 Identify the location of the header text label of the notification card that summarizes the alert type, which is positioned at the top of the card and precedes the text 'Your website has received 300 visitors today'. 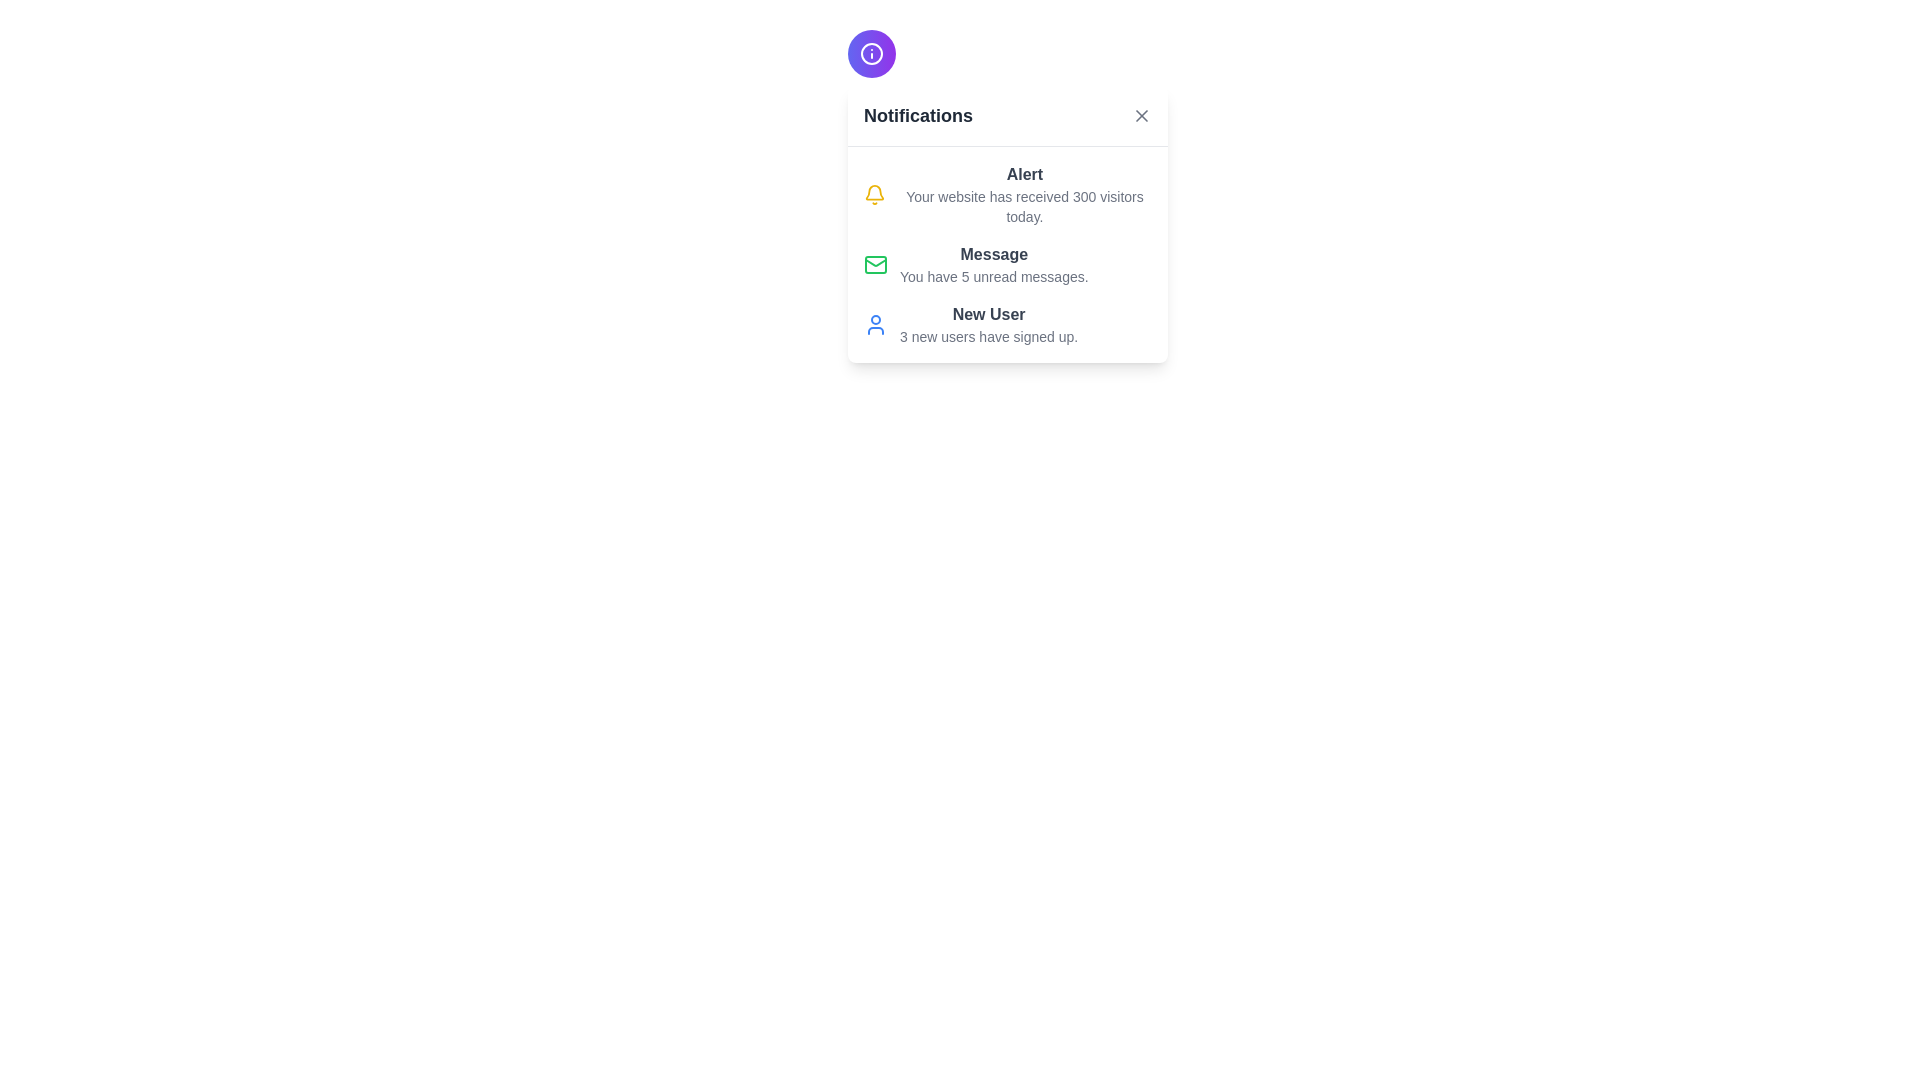
(1024, 173).